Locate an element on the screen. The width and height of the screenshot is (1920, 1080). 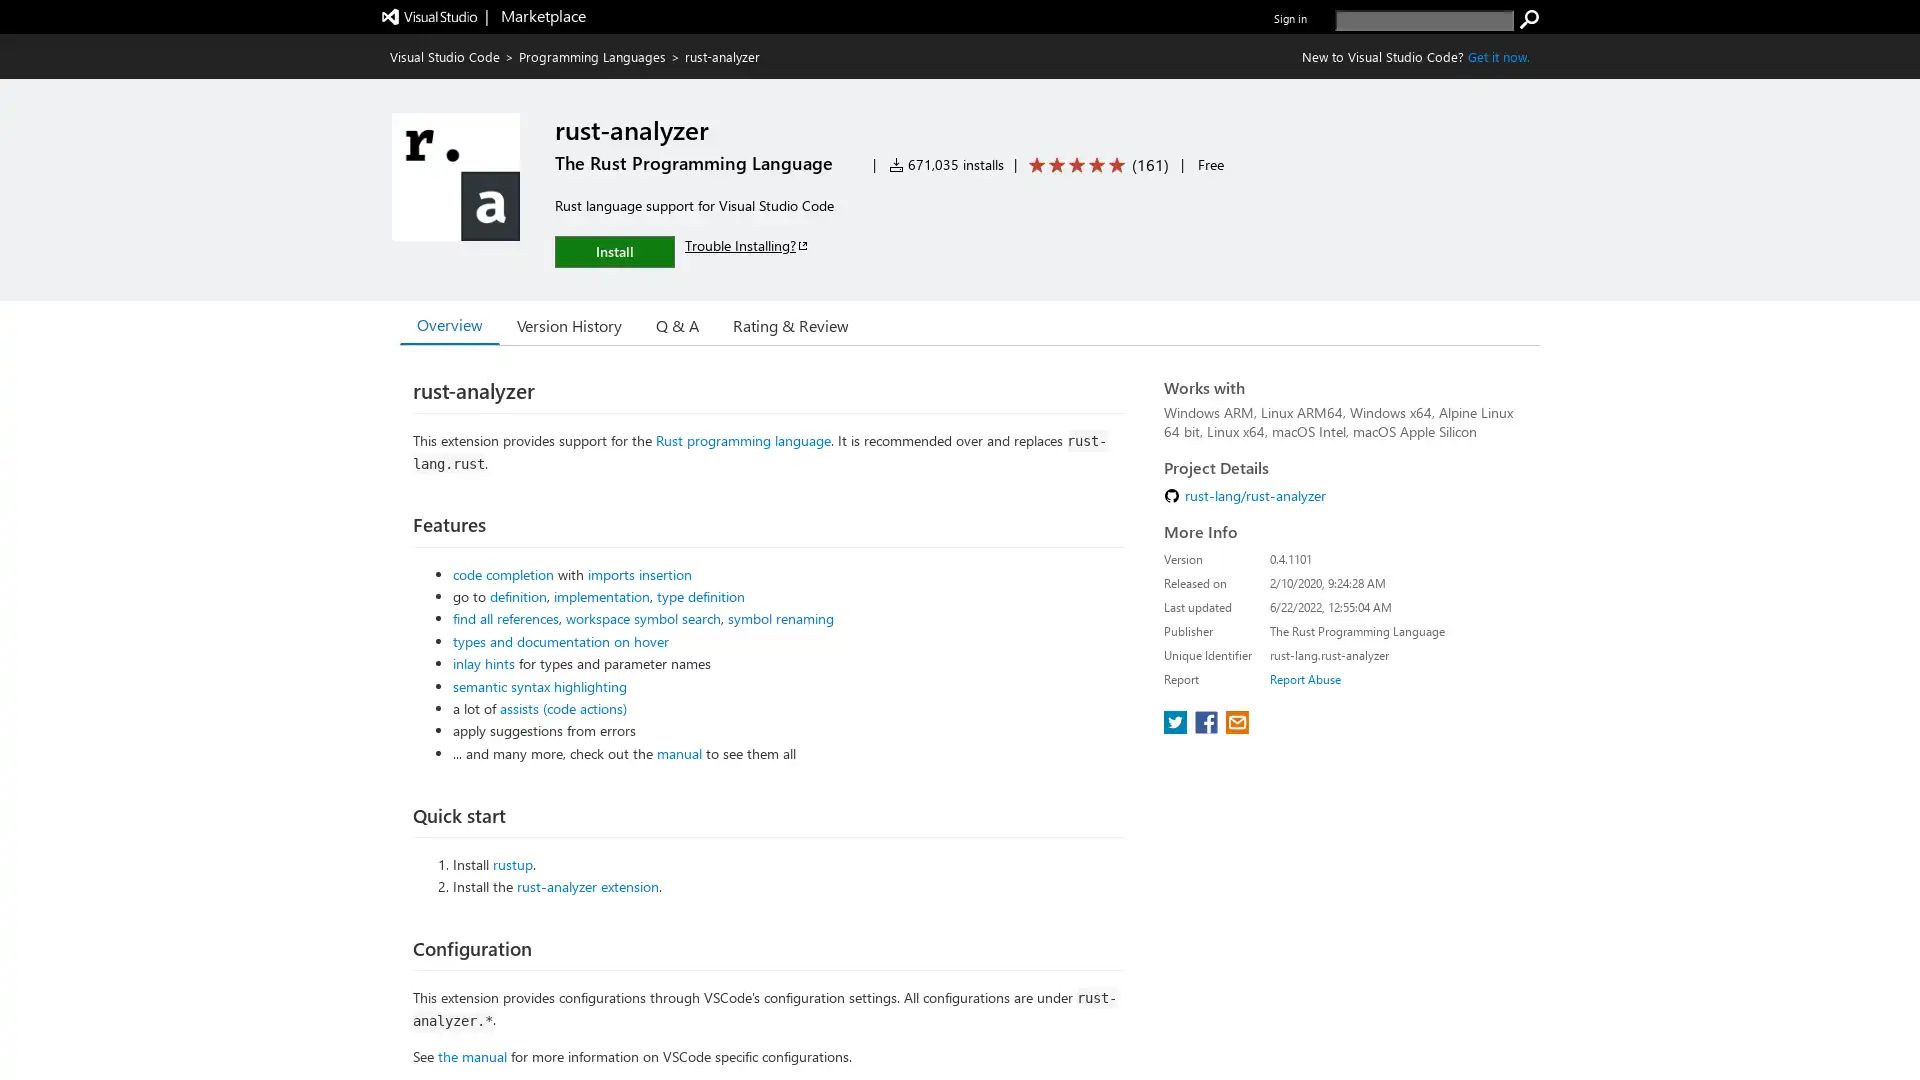
Install is located at coordinates (613, 250).